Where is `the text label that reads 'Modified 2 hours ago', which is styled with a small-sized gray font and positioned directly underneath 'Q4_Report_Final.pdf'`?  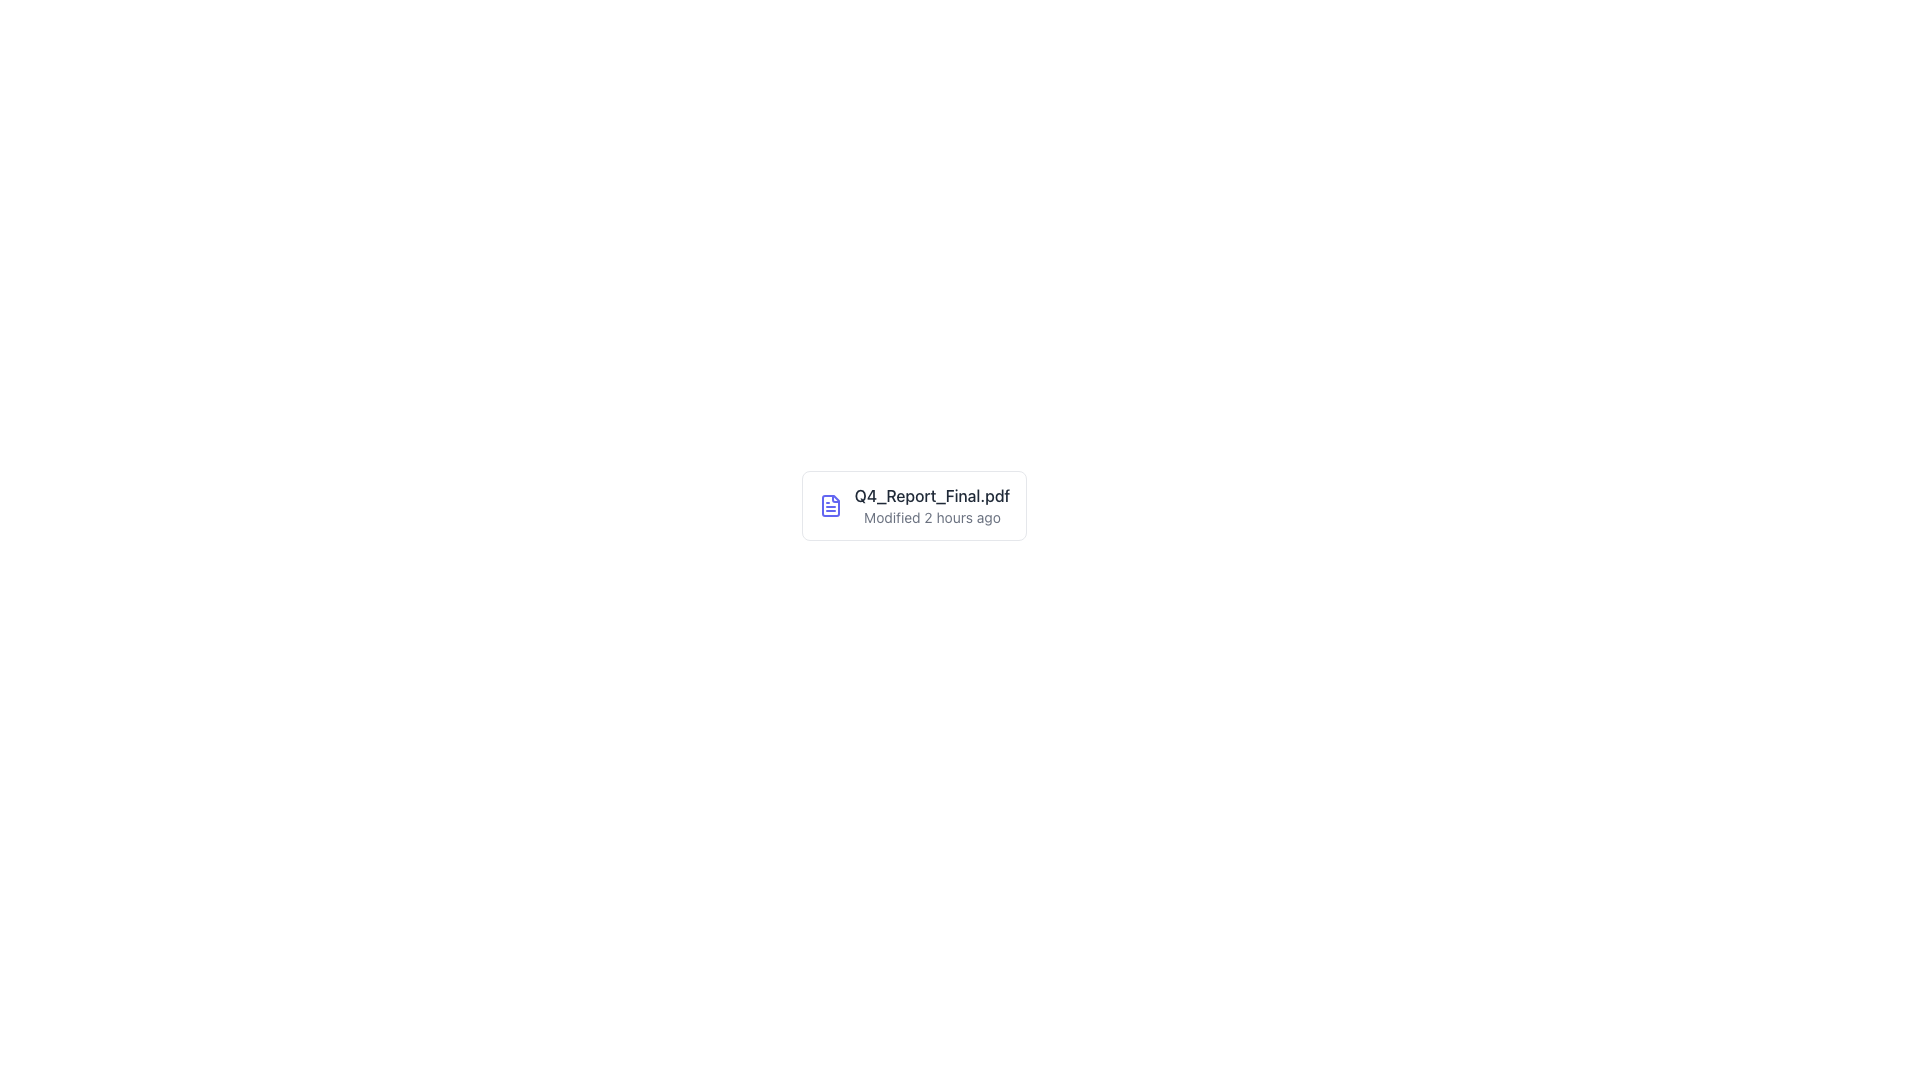
the text label that reads 'Modified 2 hours ago', which is styled with a small-sized gray font and positioned directly underneath 'Q4_Report_Final.pdf' is located at coordinates (931, 516).